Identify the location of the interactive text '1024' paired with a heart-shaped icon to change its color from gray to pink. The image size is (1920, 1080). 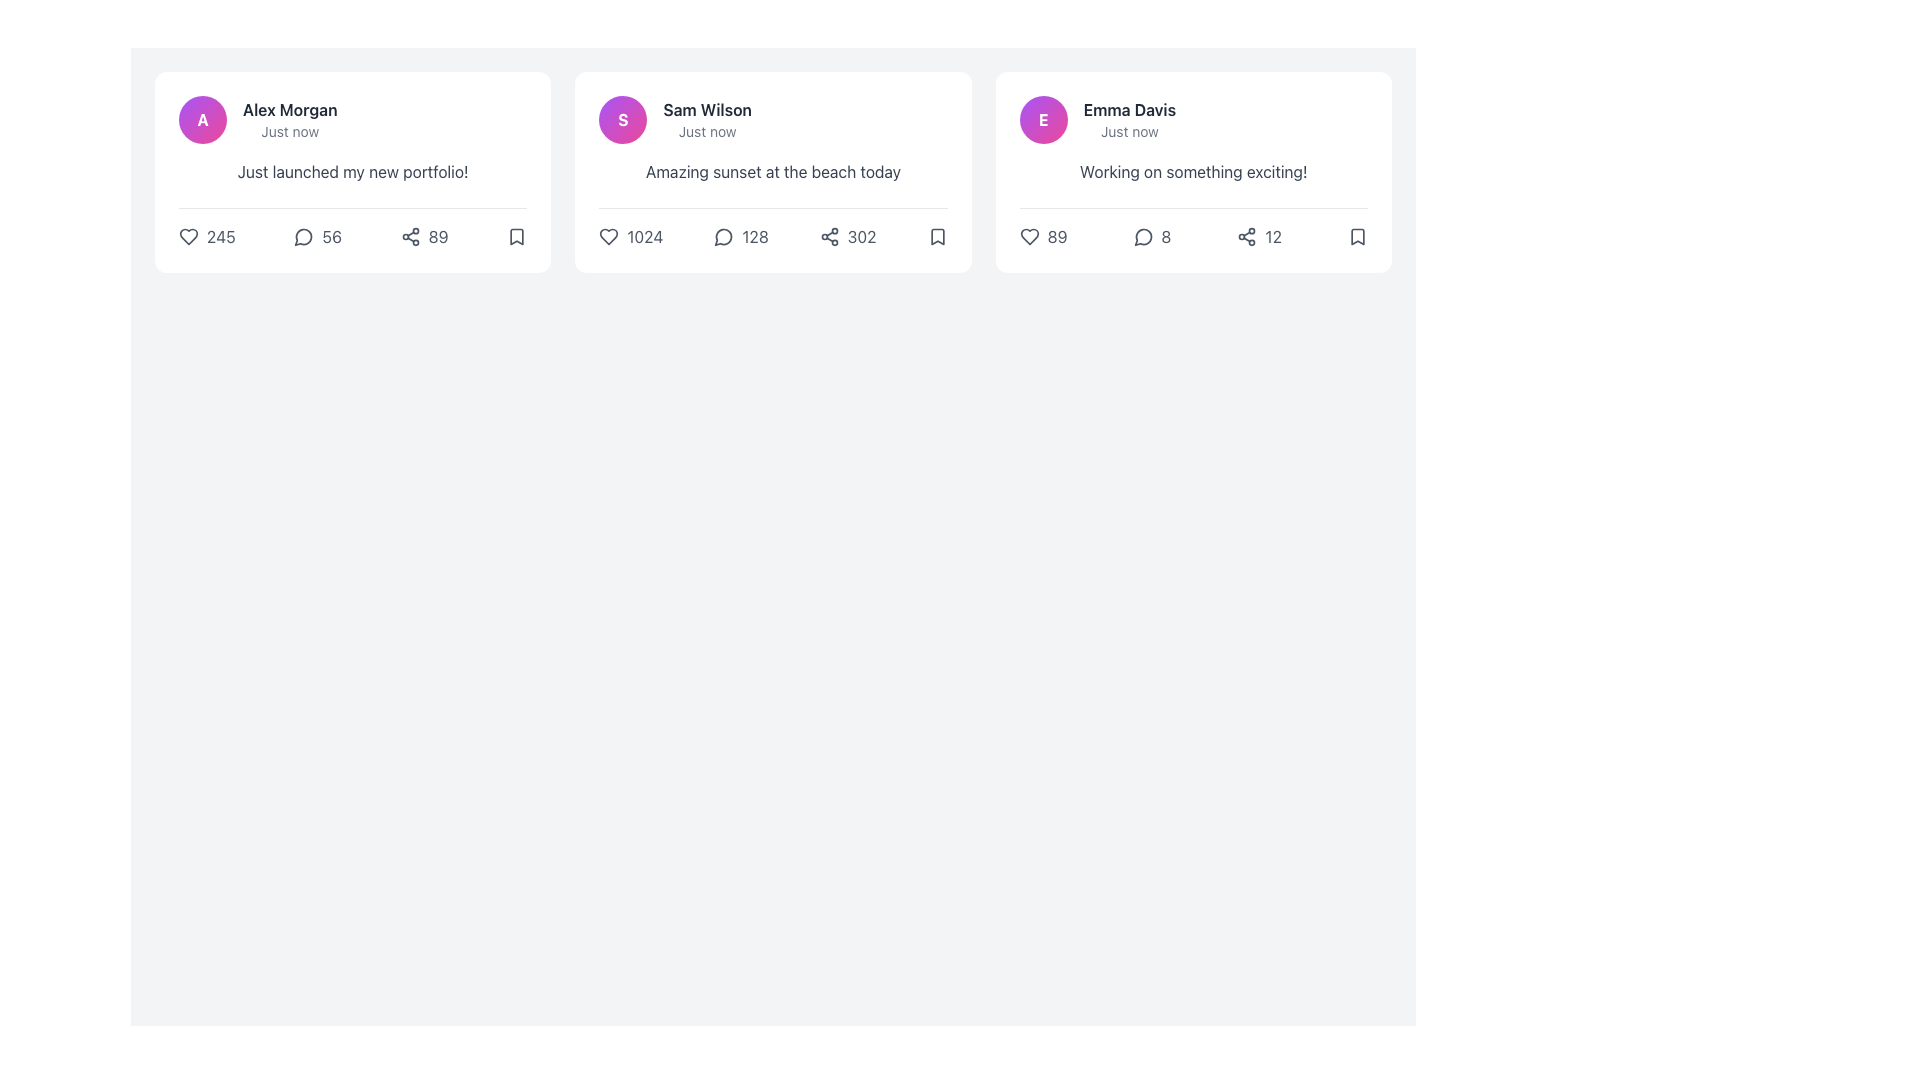
(630, 235).